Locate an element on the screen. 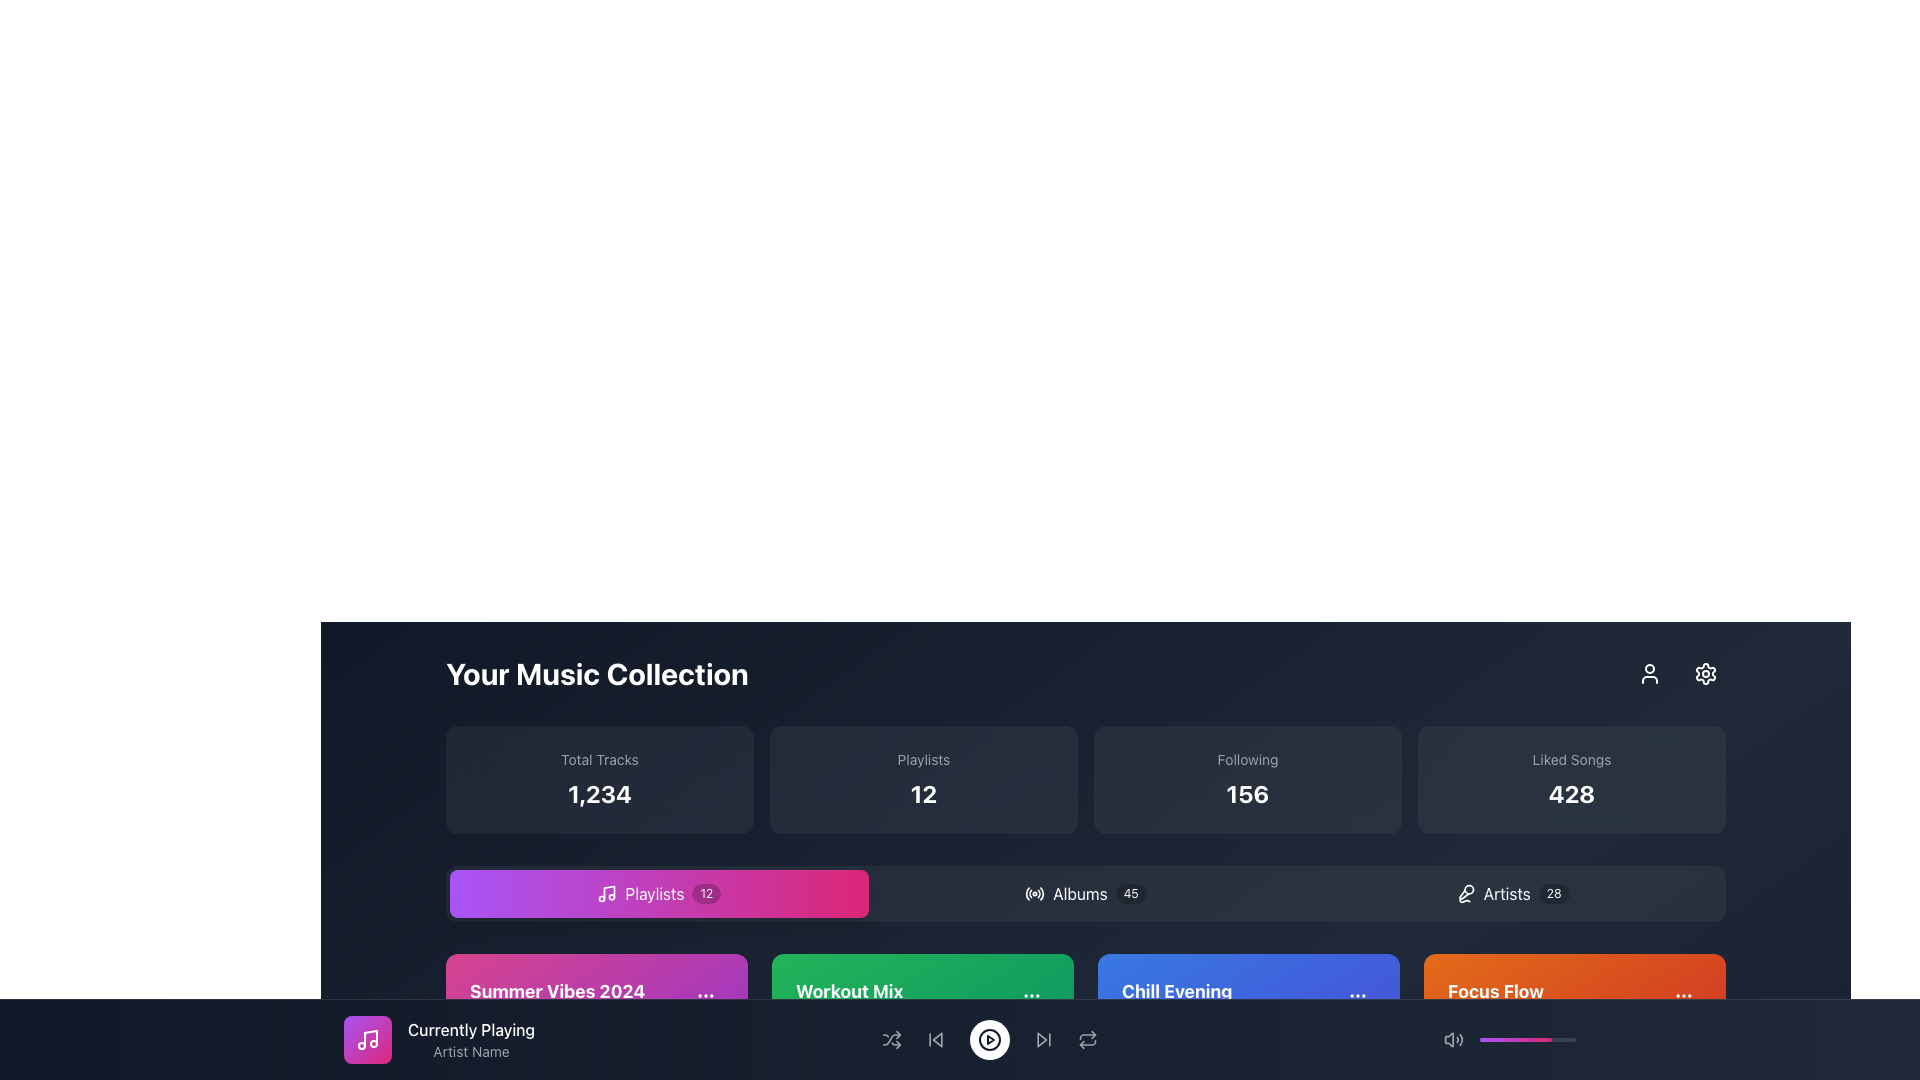 This screenshot has width=1920, height=1080. the title label of the music playlist, which provides an overview of the playlist's theme or name, located in the center-left section of the grid is located at coordinates (849, 991).